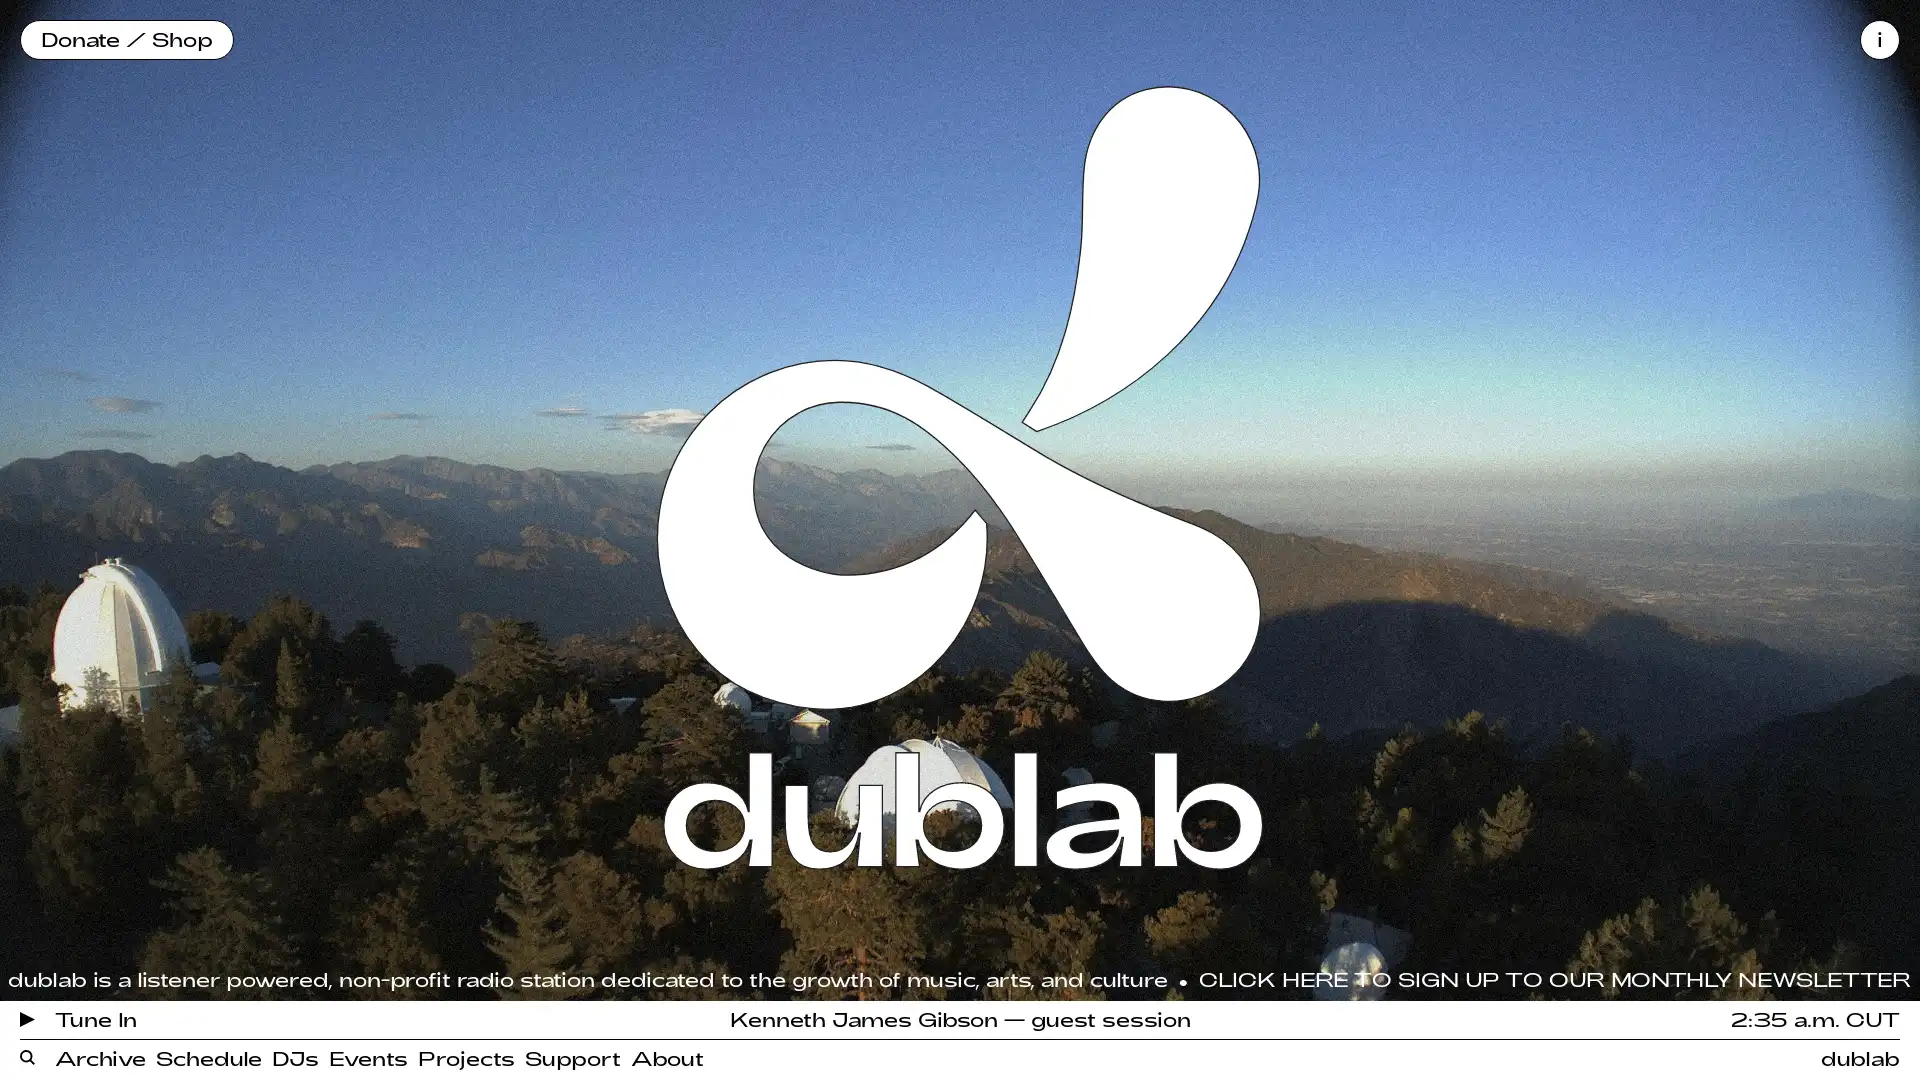 Image resolution: width=1920 pixels, height=1080 pixels. Describe the element at coordinates (78, 1018) in the screenshot. I see `Tune In` at that location.